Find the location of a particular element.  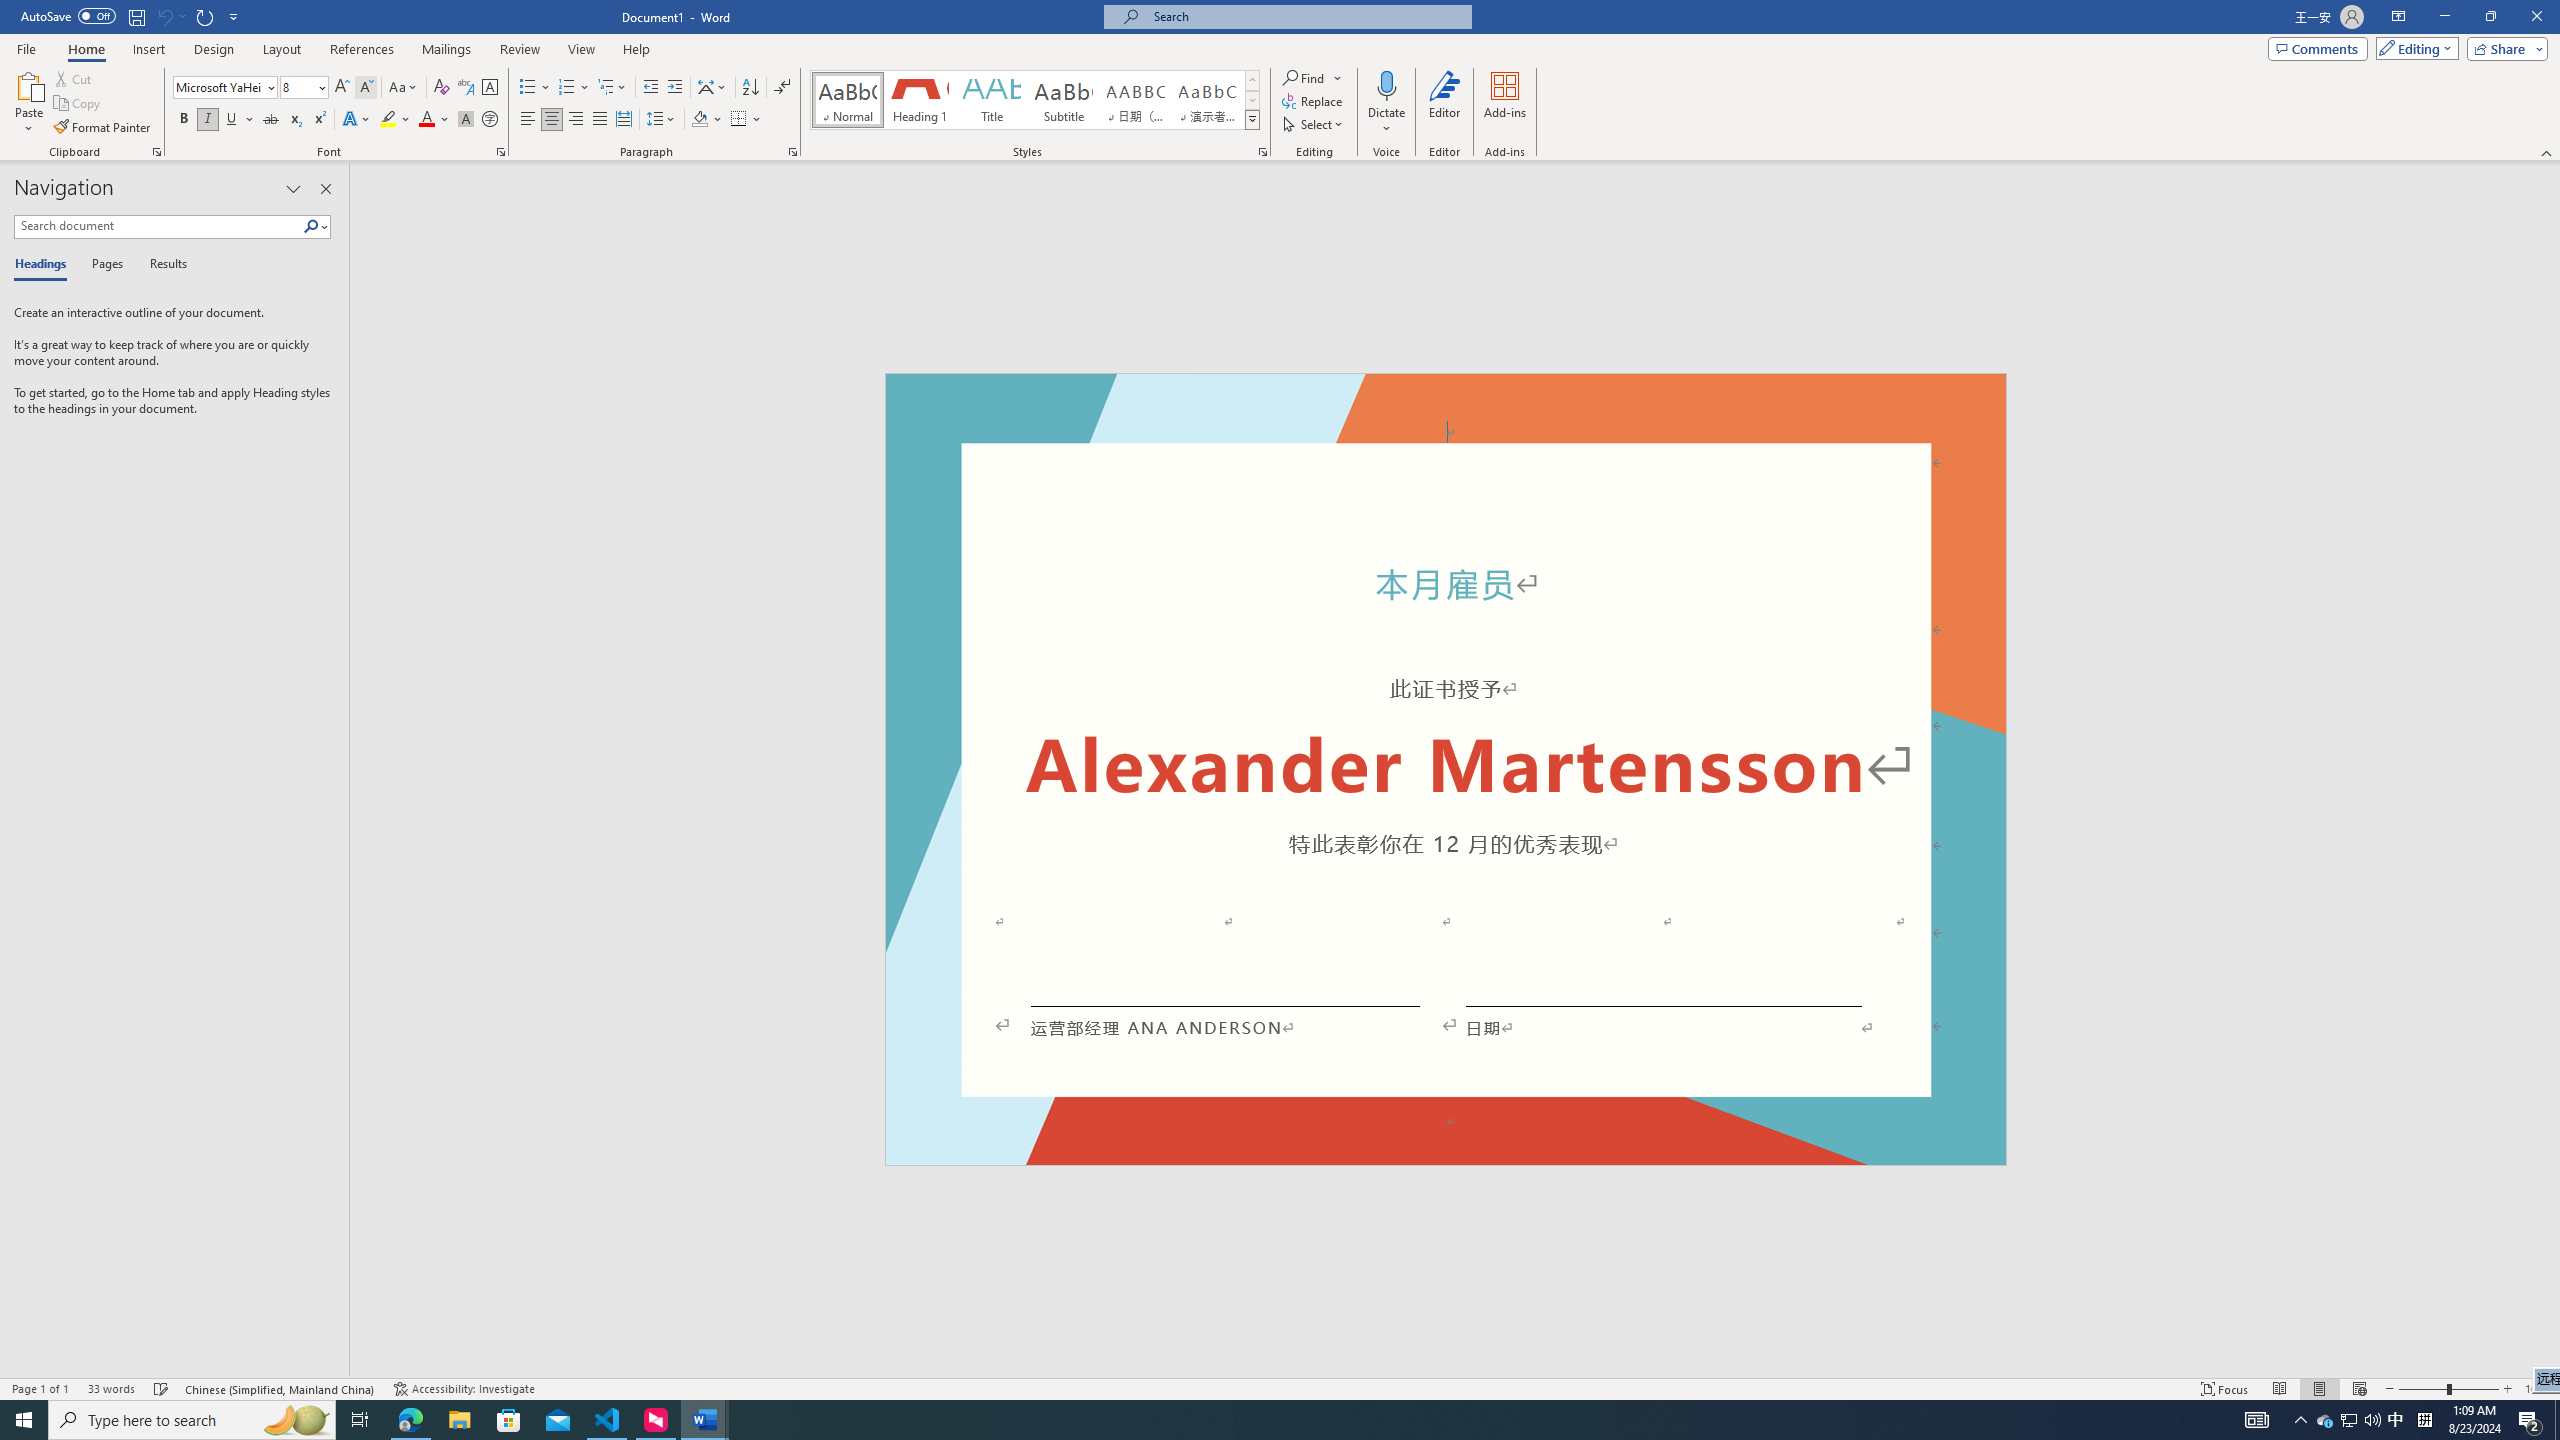

'Enclose Characters...' is located at coordinates (489, 118).